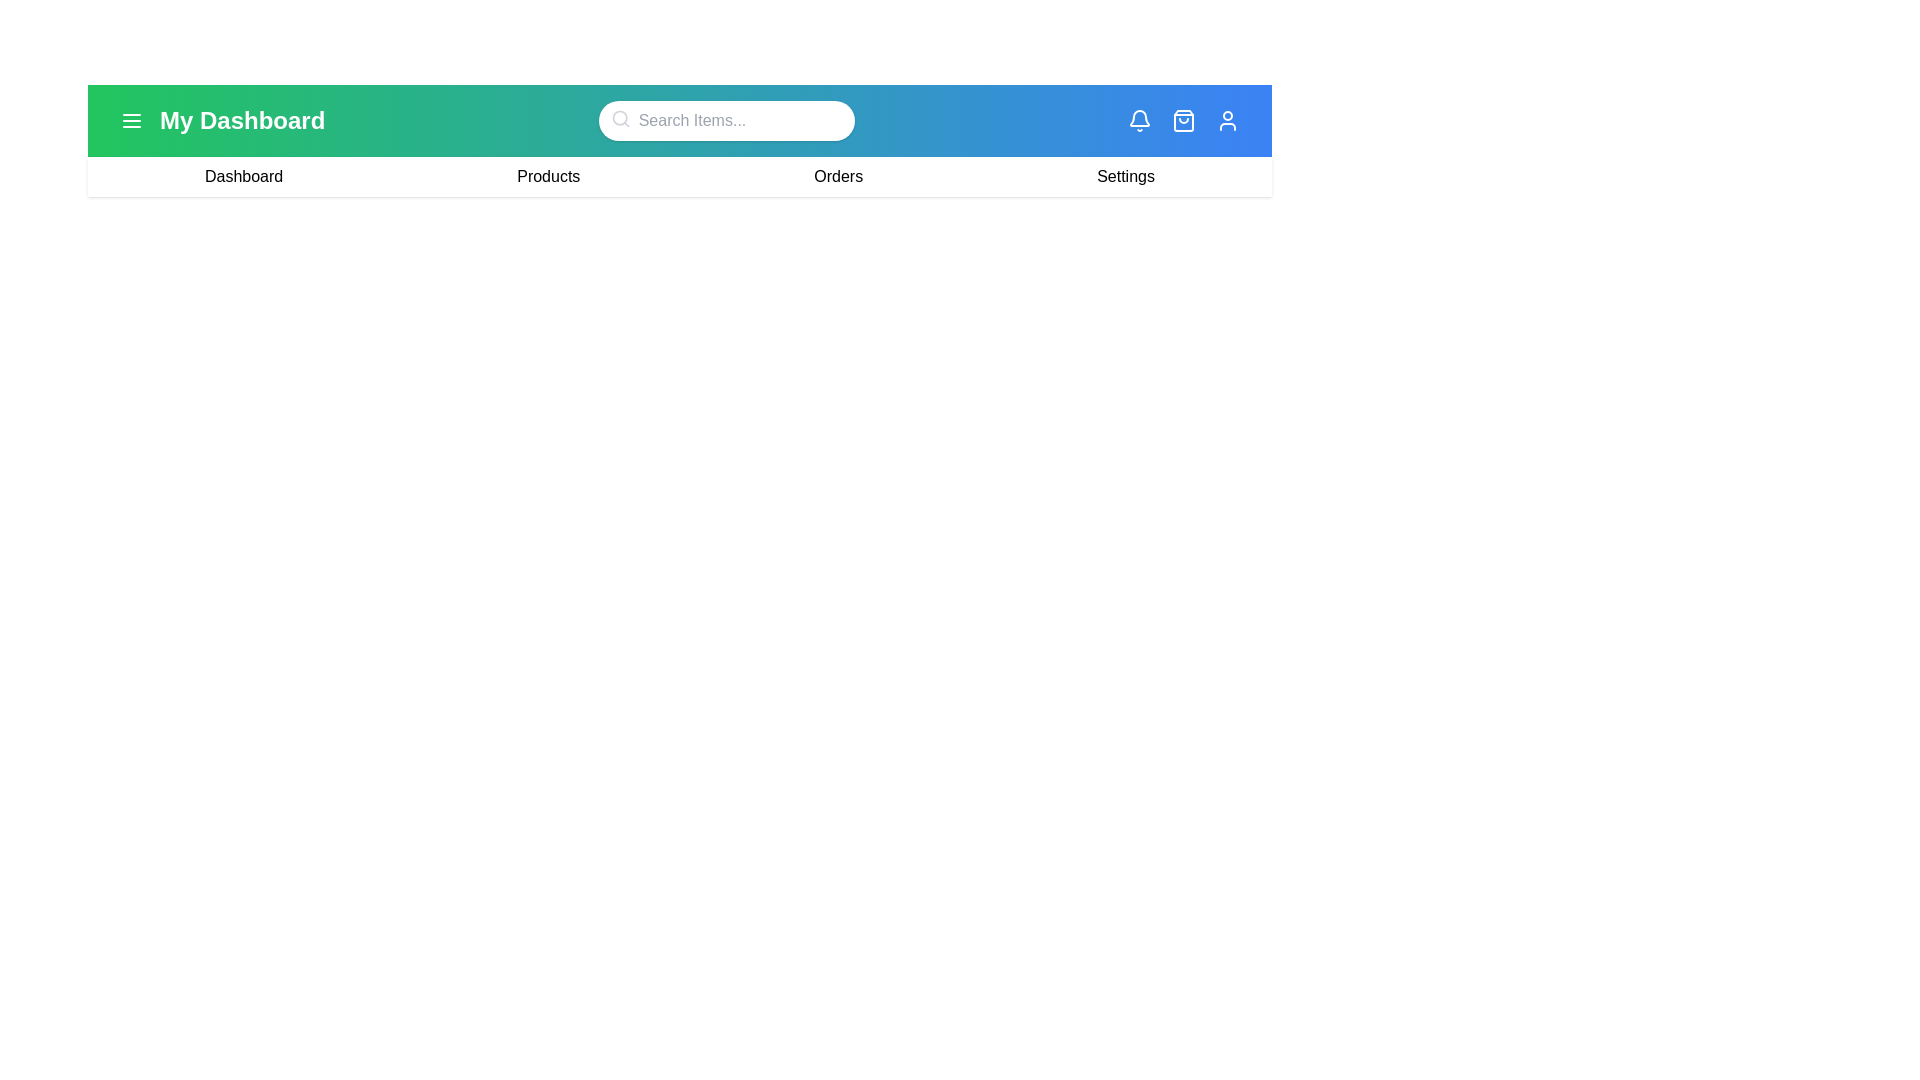 This screenshot has width=1920, height=1080. I want to click on the menu icon to toggle the menu, so click(131, 120).